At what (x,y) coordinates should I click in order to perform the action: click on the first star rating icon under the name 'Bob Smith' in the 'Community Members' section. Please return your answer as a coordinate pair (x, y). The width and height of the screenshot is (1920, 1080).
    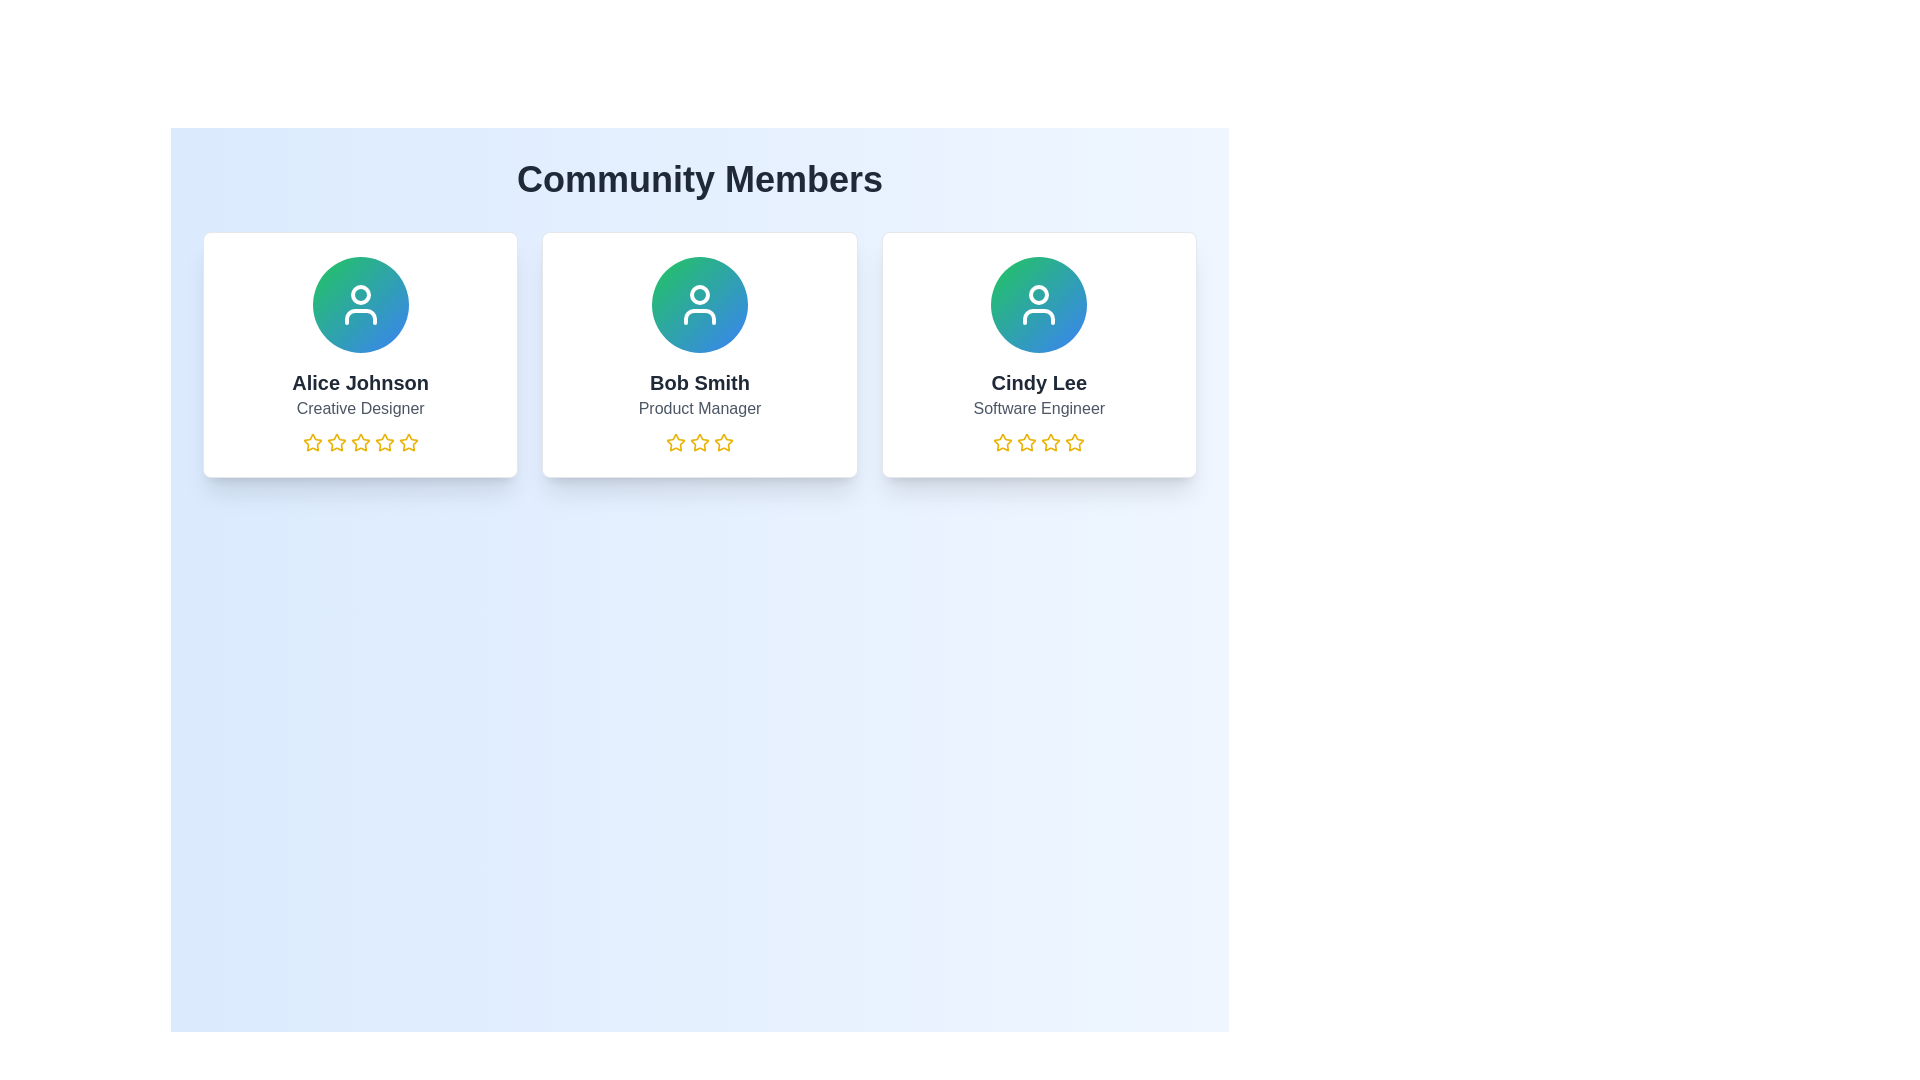
    Looking at the image, I should click on (676, 441).